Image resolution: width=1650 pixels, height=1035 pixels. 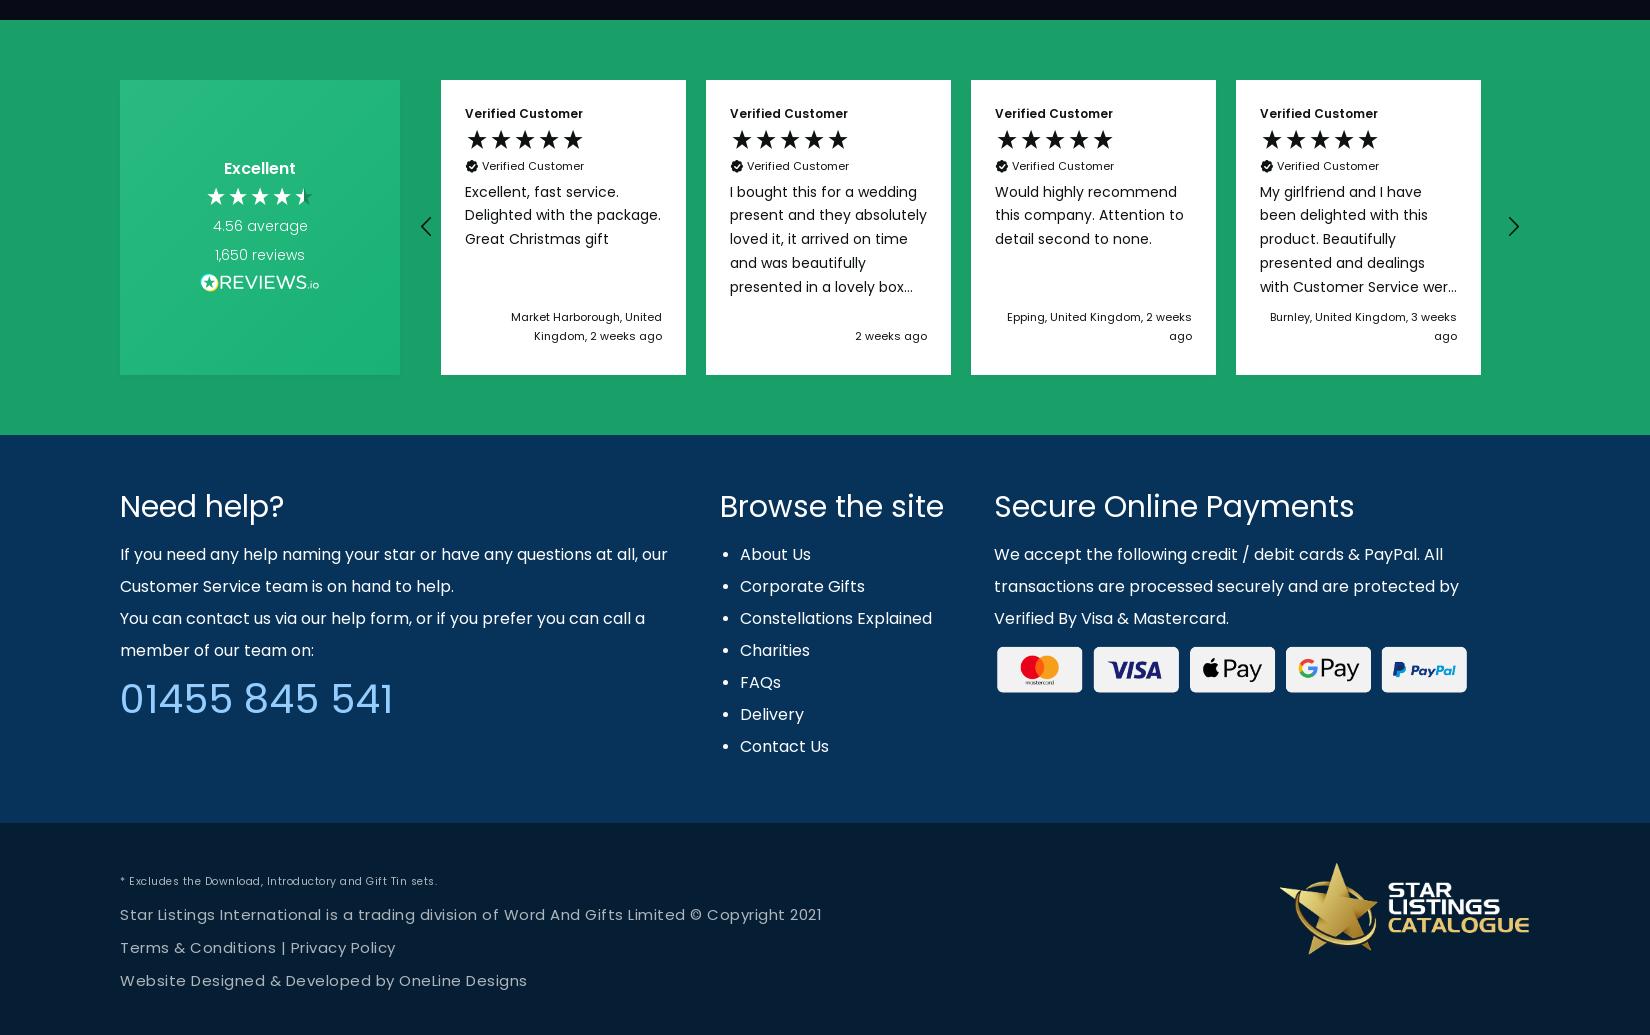 I want to click on '2 weeks ago', so click(x=891, y=335).